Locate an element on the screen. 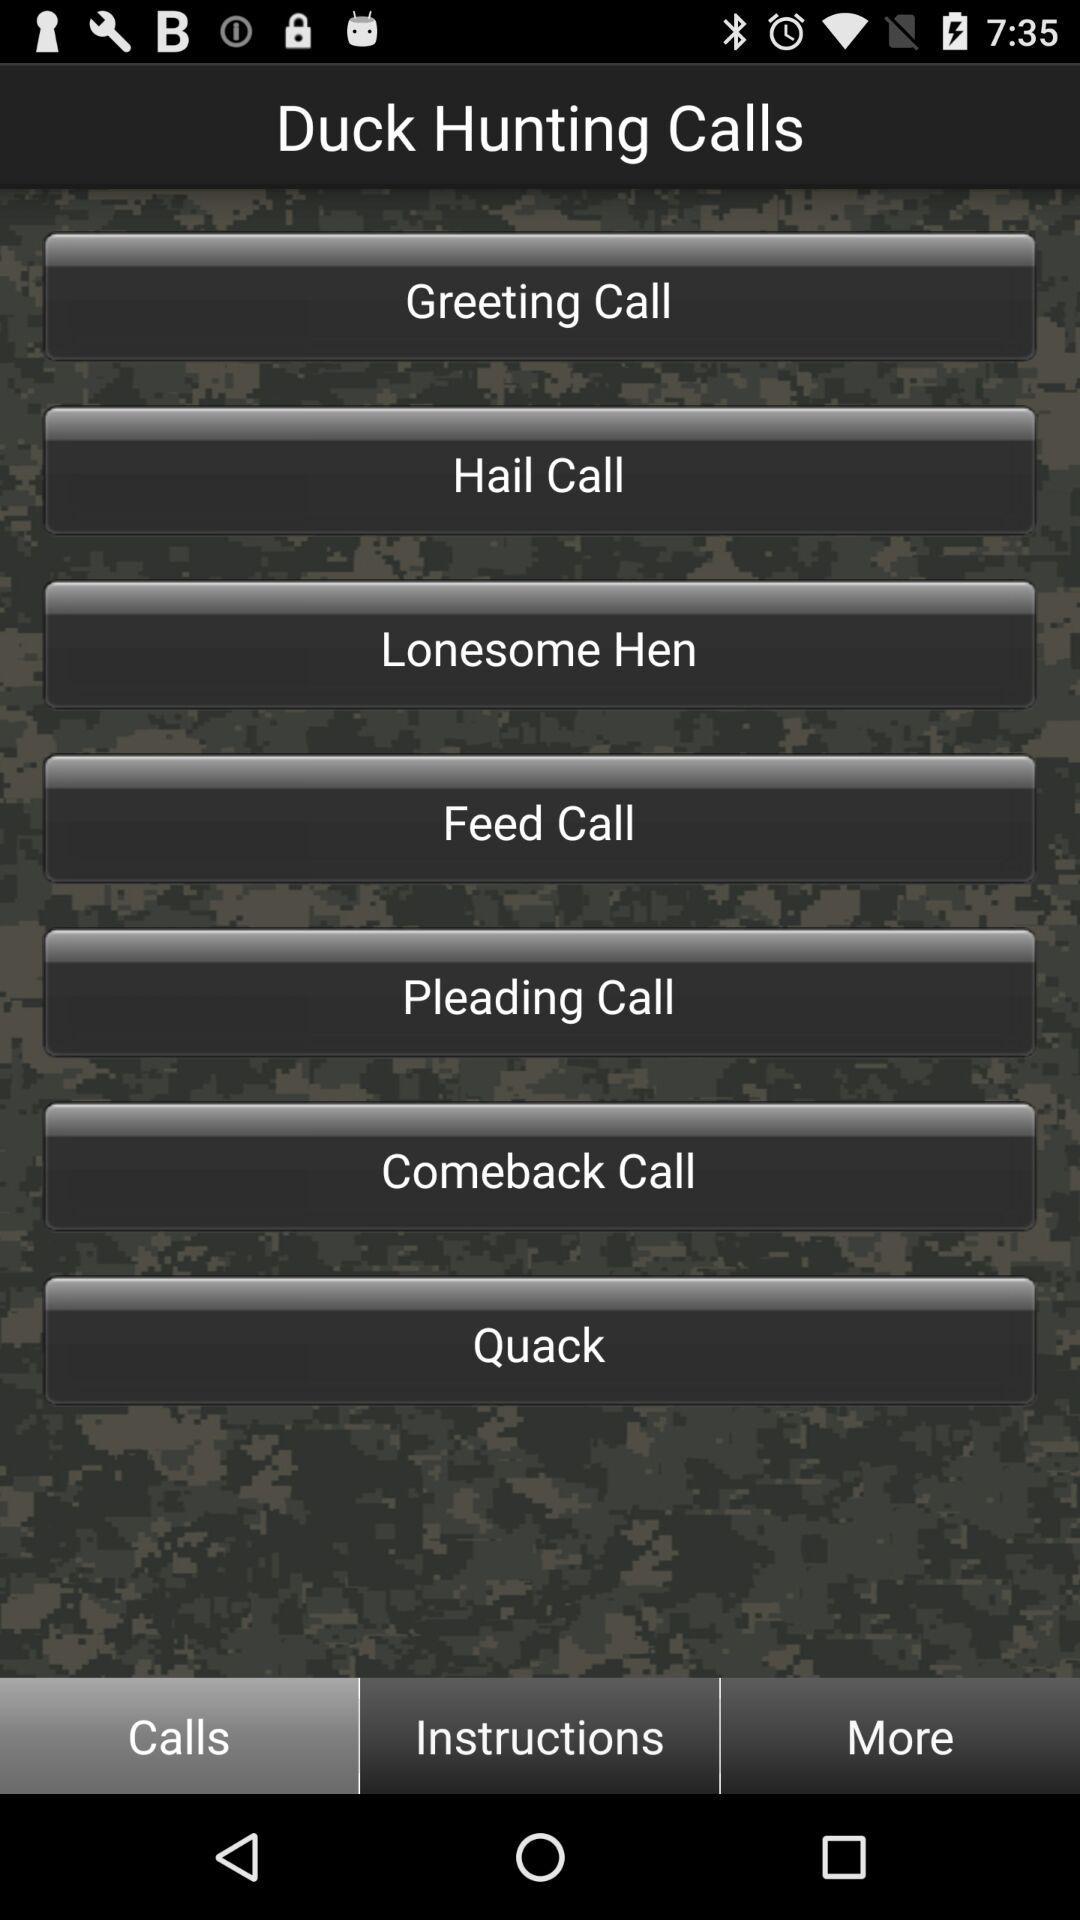  the button below the pleading call item is located at coordinates (540, 1166).